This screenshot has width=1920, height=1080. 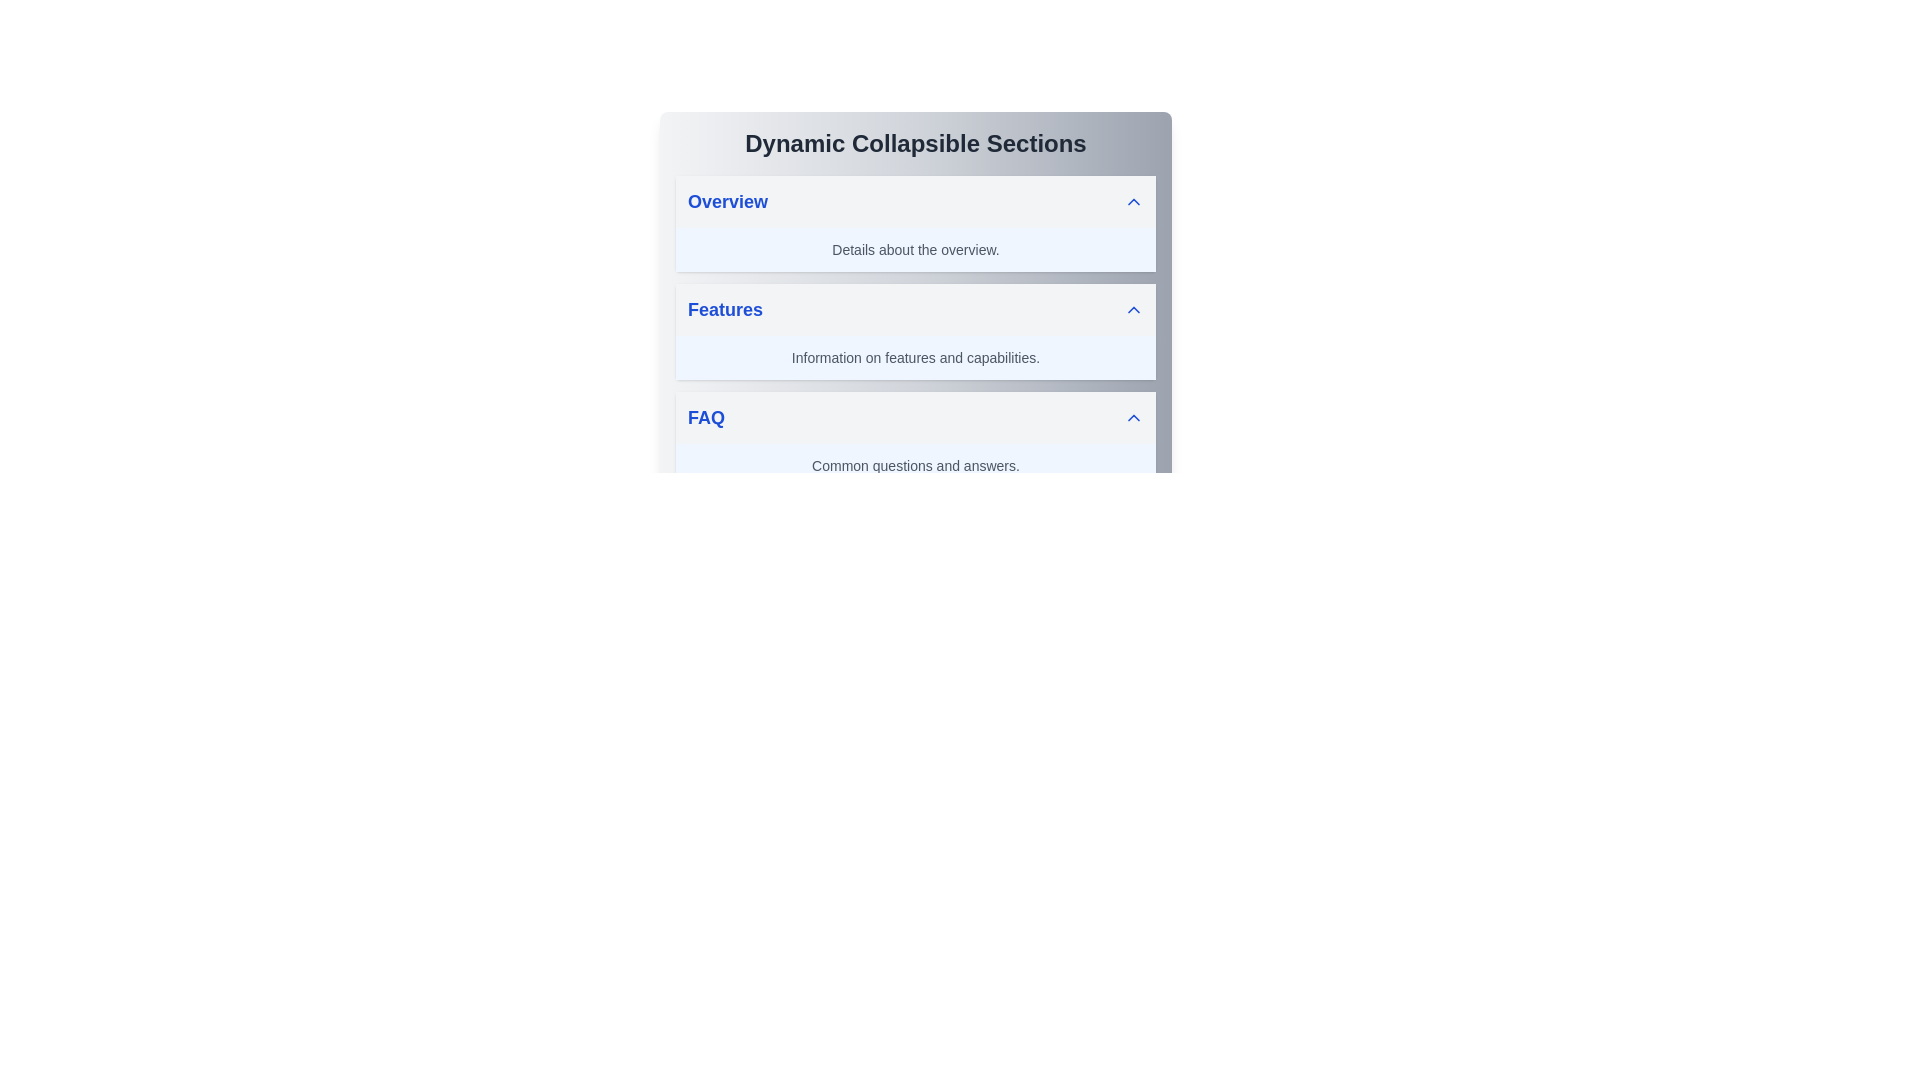 What do you see at coordinates (915, 330) in the screenshot?
I see `the Collapsible Section labeled 'Features'` at bounding box center [915, 330].